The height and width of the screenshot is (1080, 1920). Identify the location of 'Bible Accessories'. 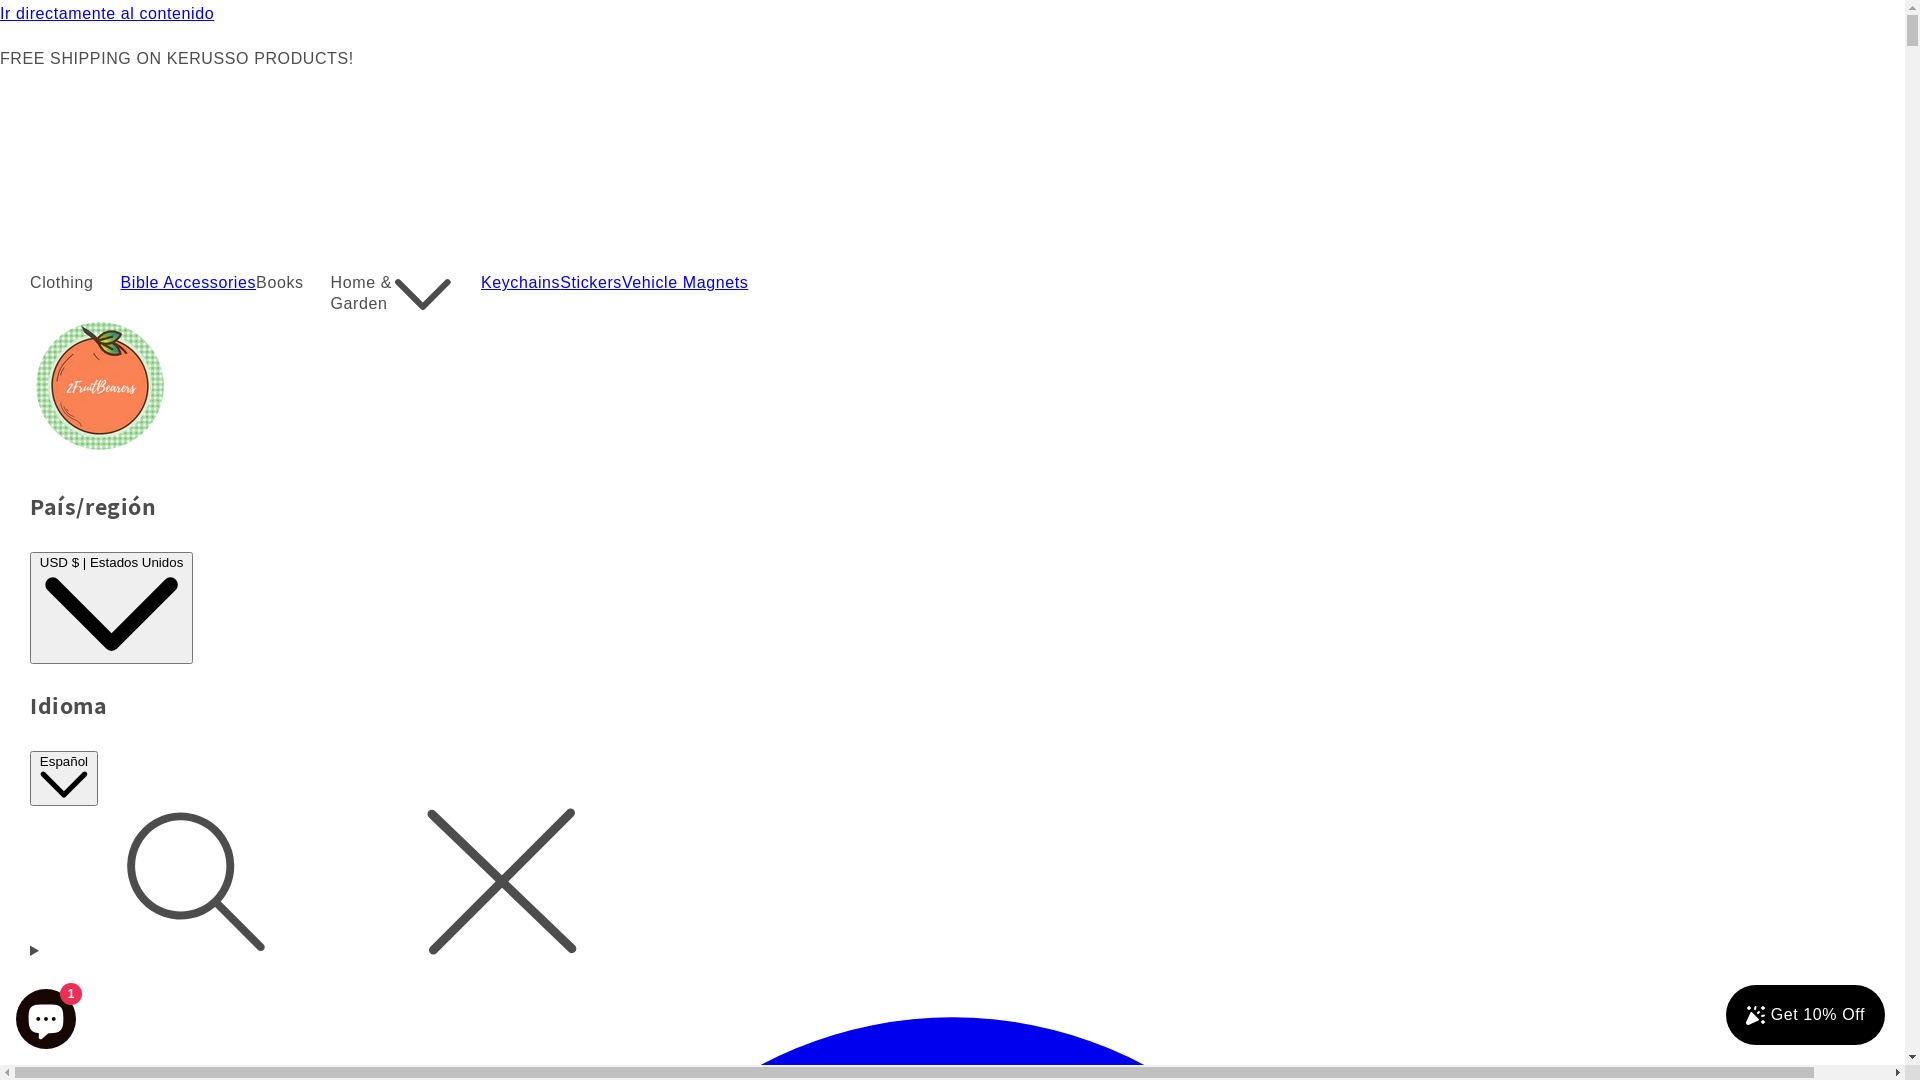
(188, 283).